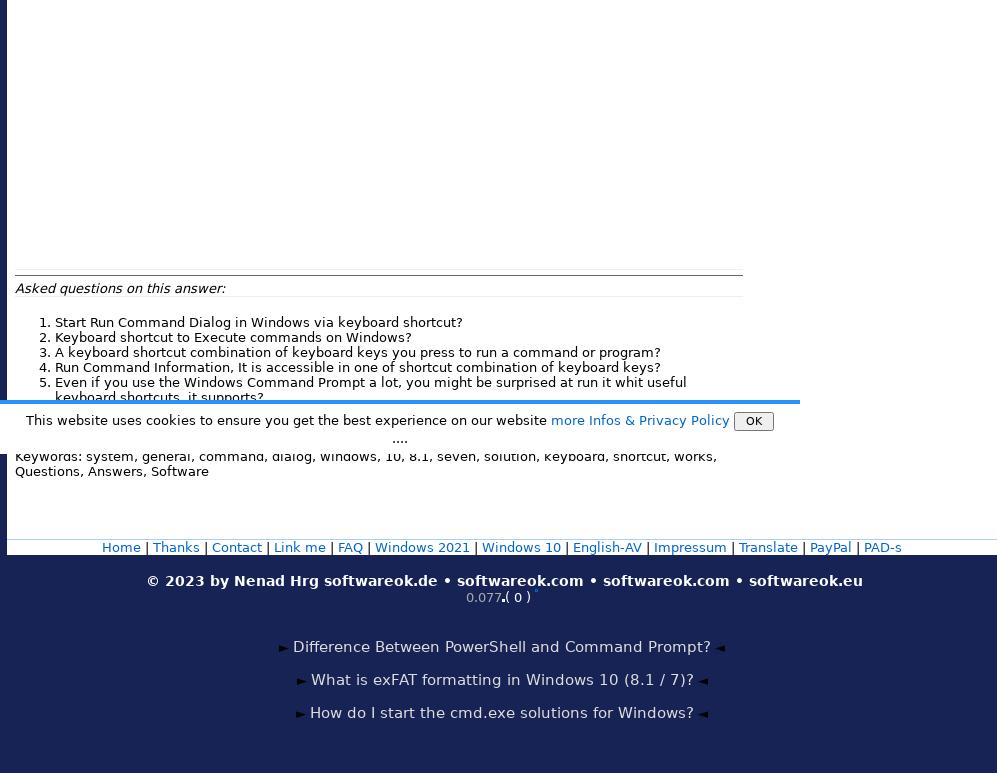 The image size is (997, 773). I want to click on 'Windows 10', so click(482, 546).